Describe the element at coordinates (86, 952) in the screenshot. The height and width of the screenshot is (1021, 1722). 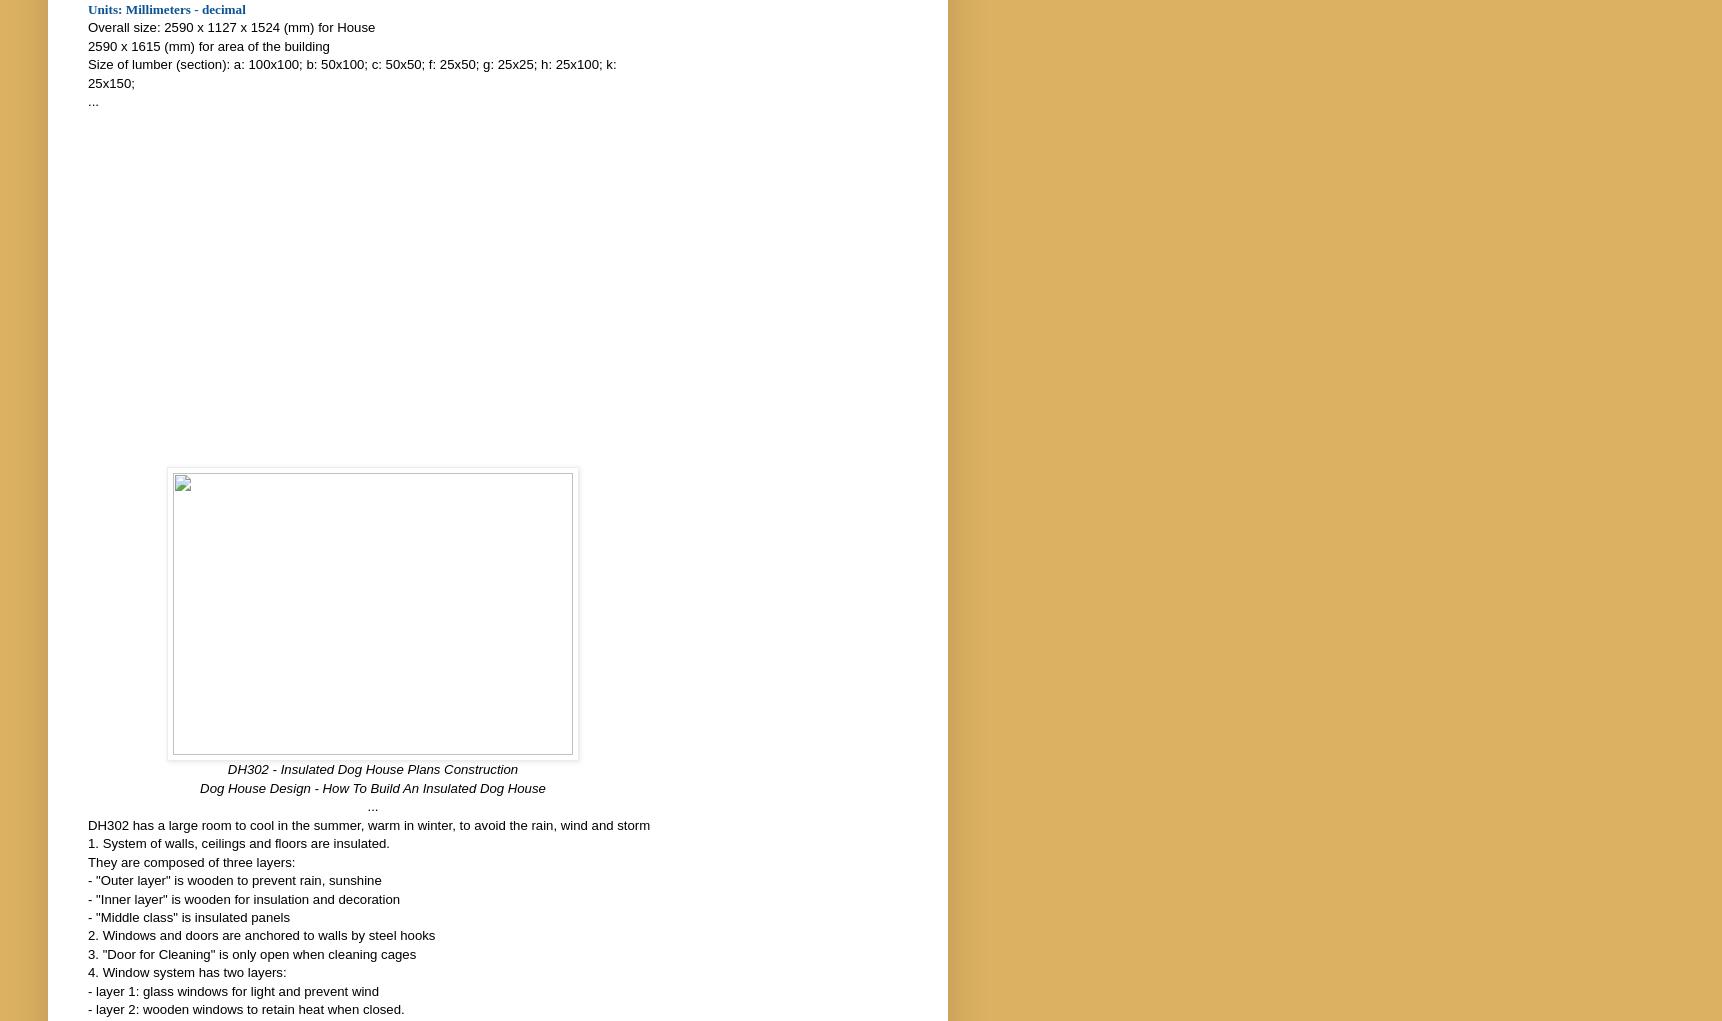
I see `'3. "Door for Cleaning" is only open when cleaning cages'` at that location.